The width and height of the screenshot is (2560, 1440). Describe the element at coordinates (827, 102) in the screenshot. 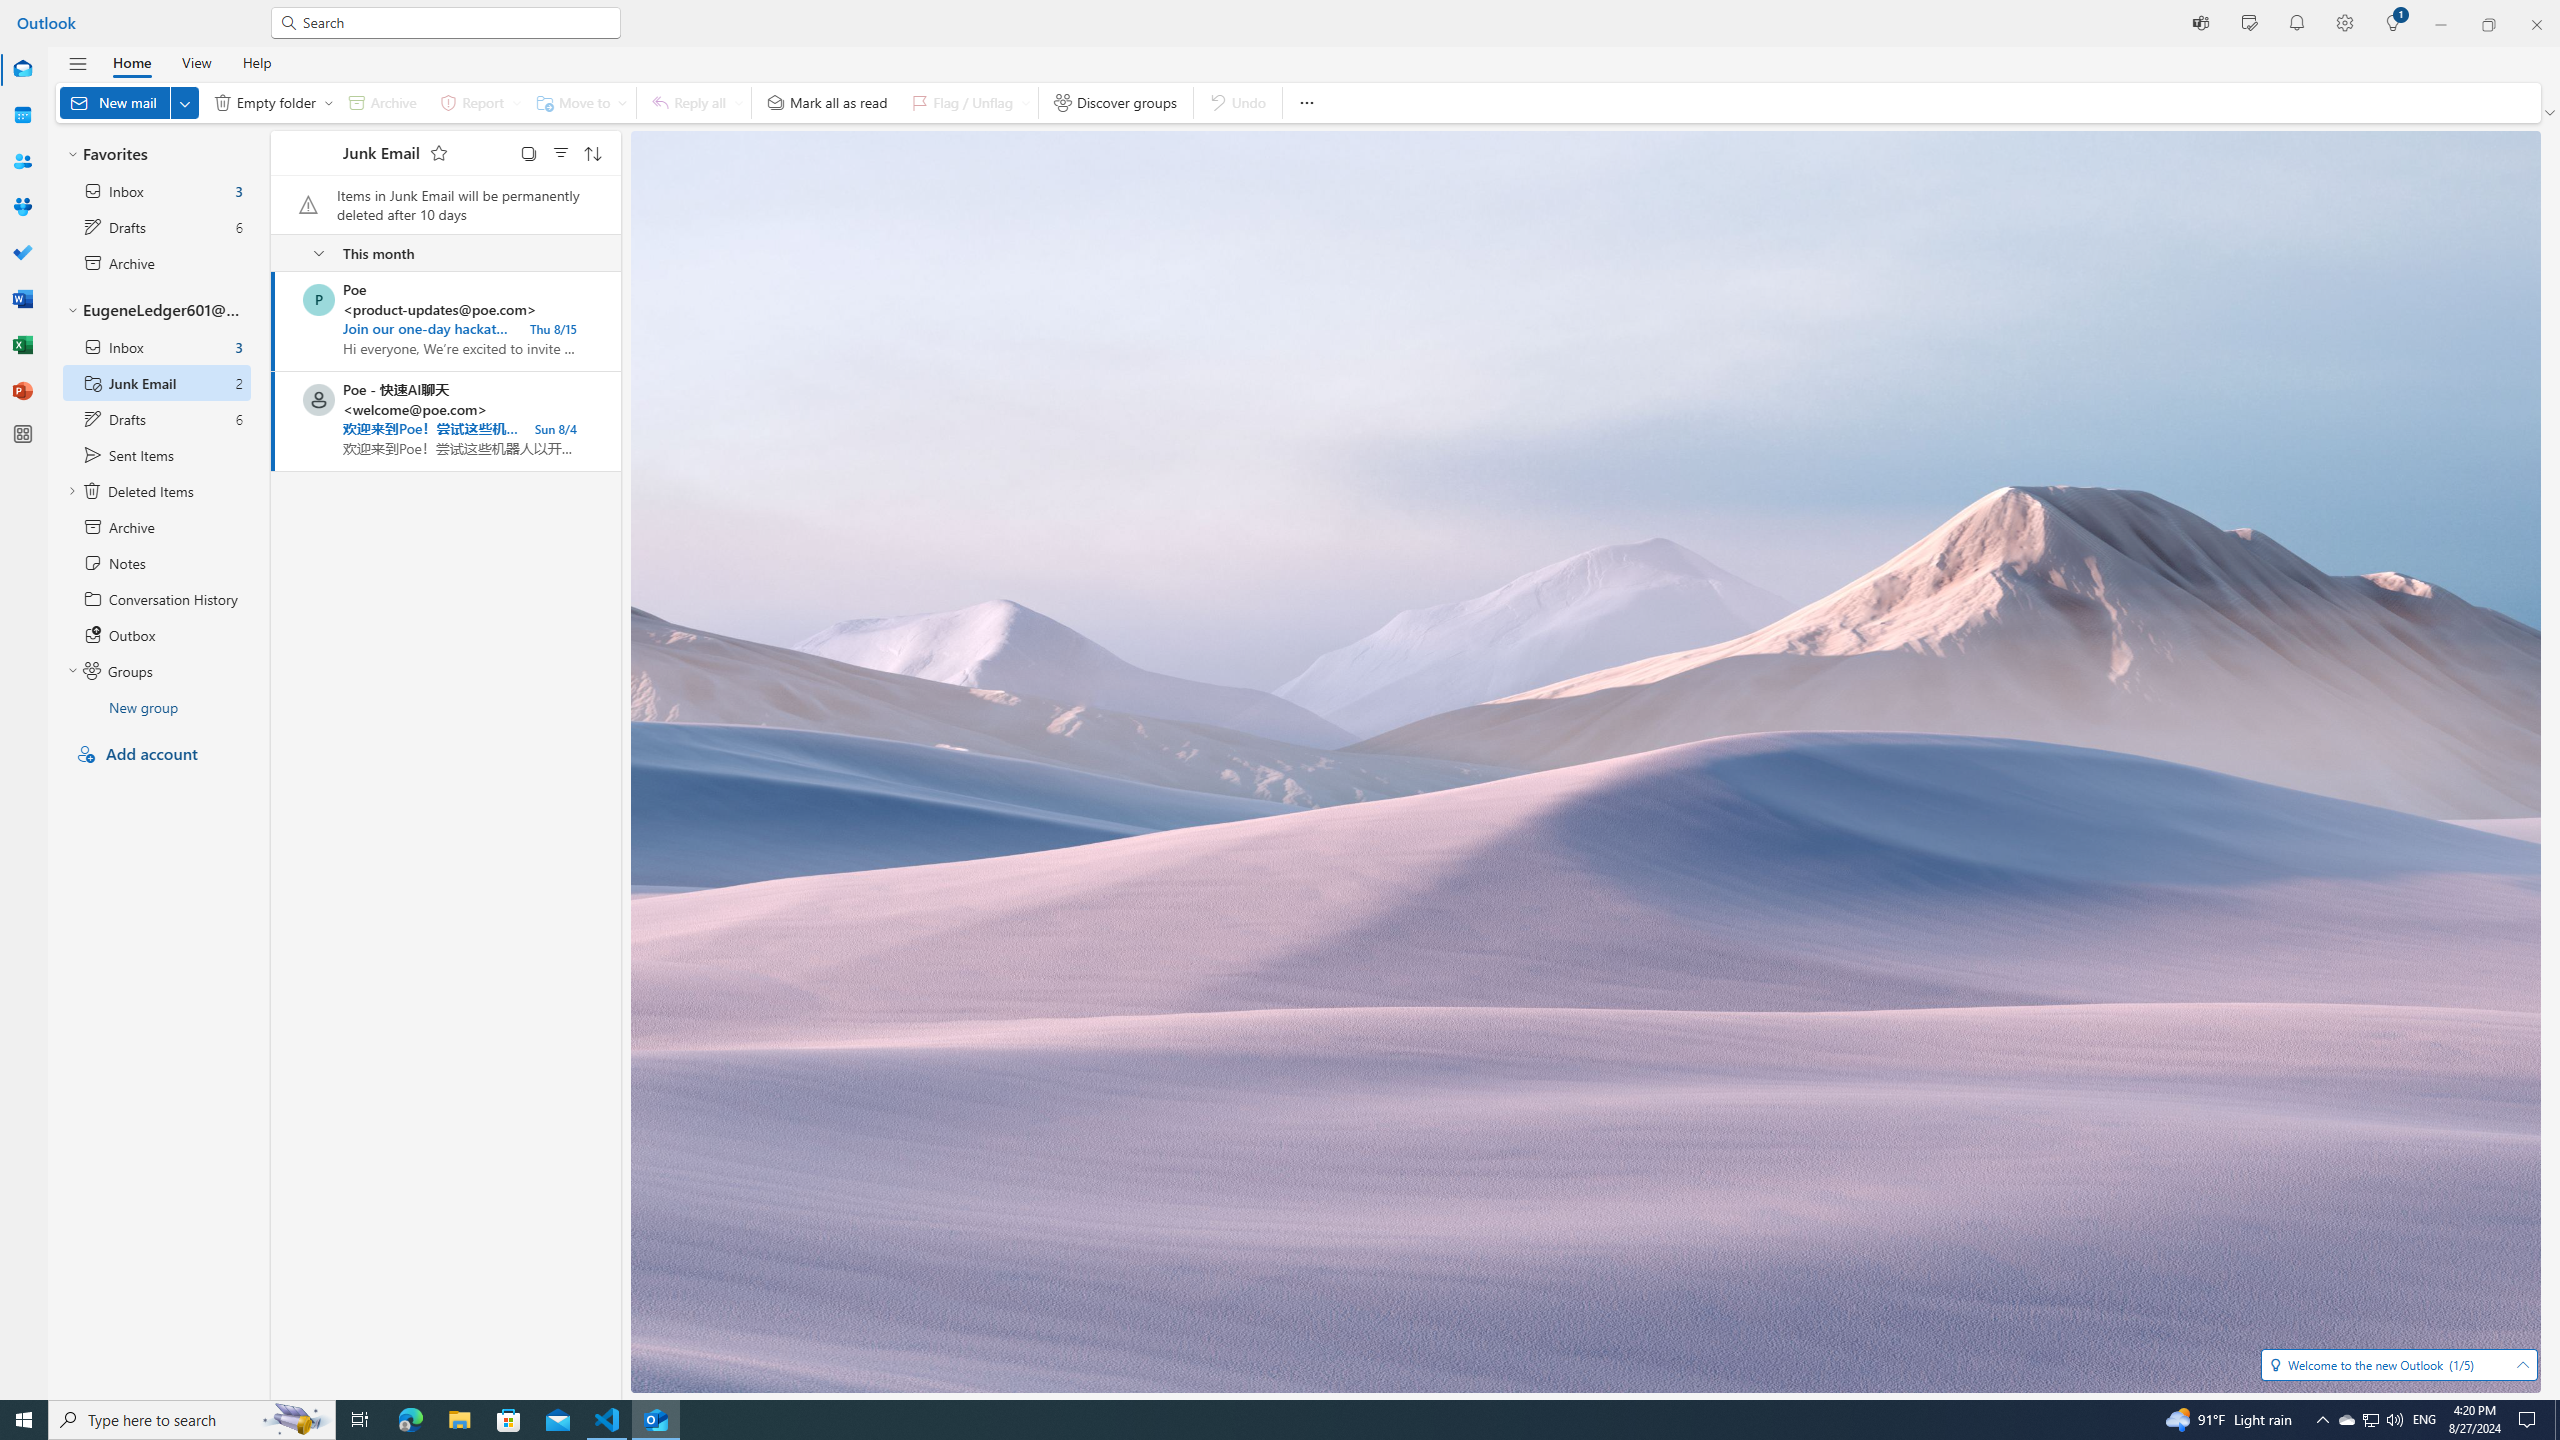

I see `'Mark all as read'` at that location.